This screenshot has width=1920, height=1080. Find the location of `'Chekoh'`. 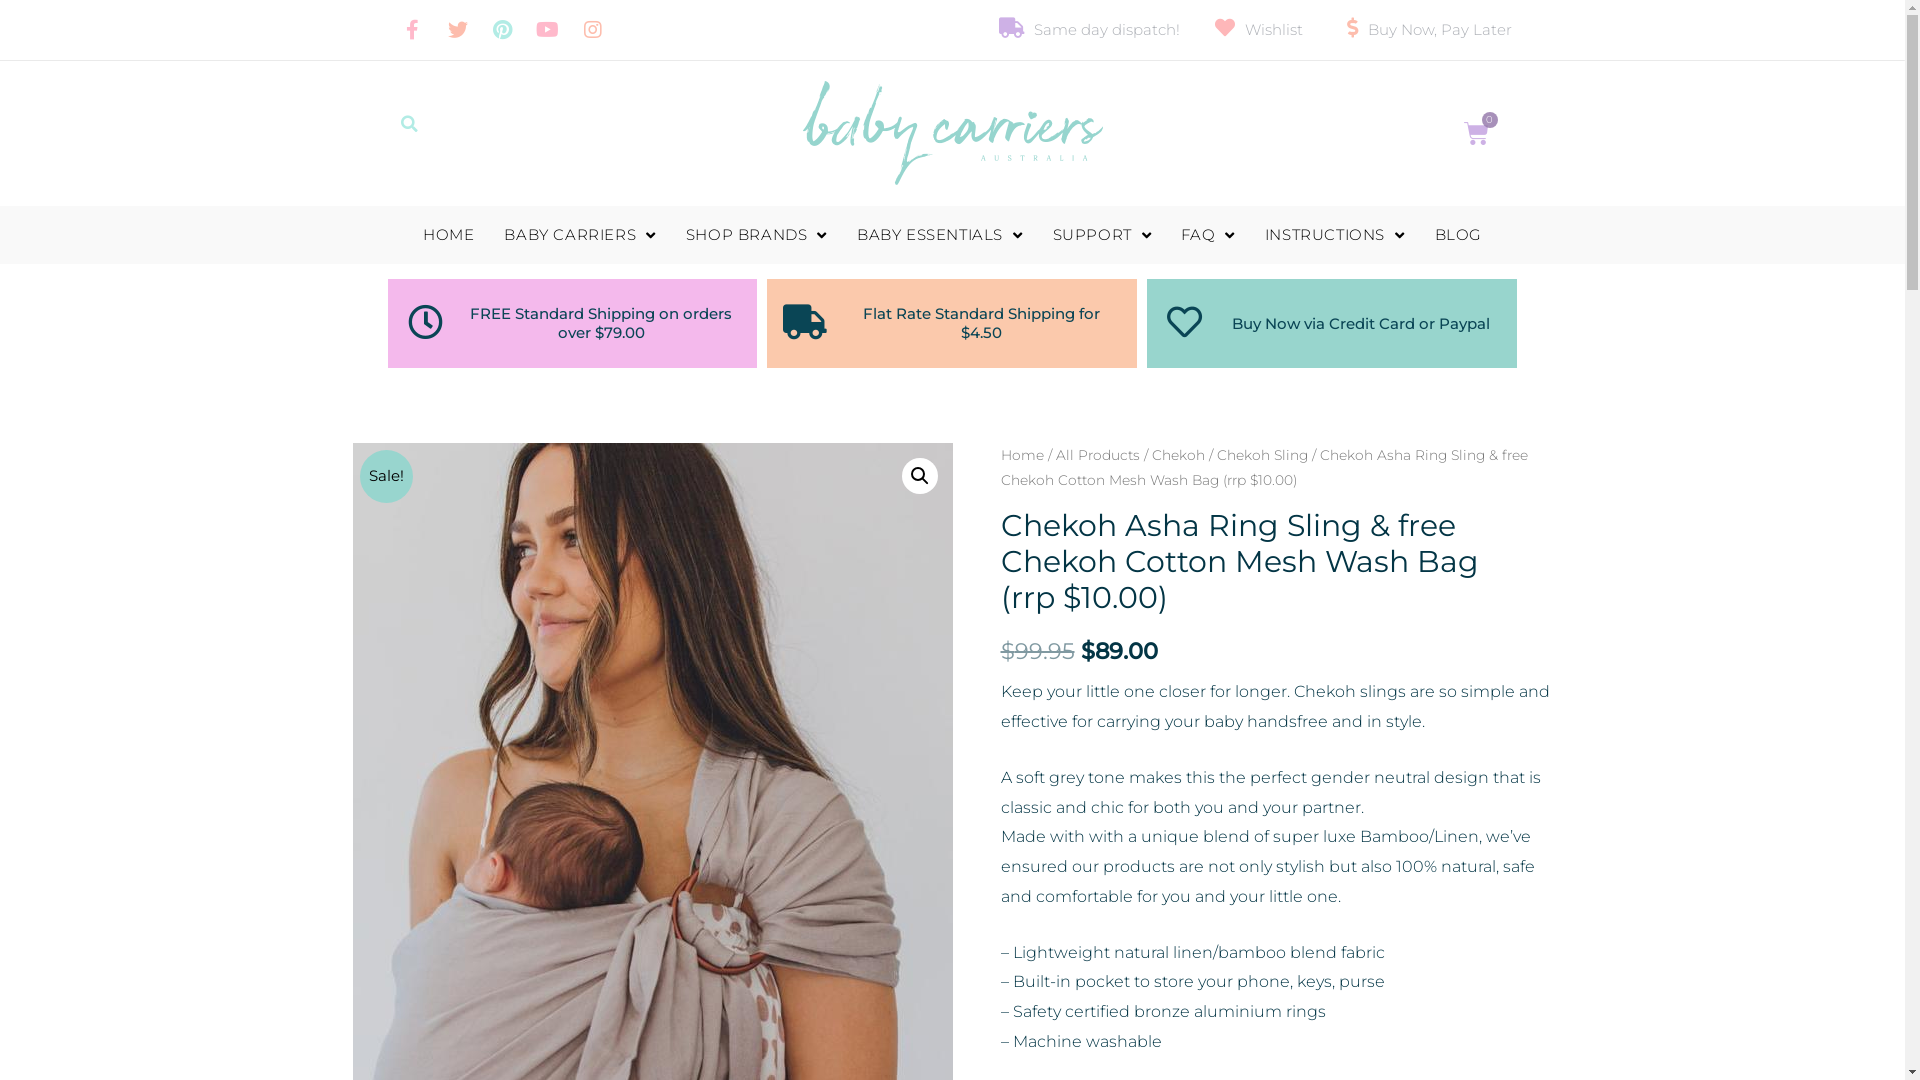

'Chekoh' is located at coordinates (1152, 455).